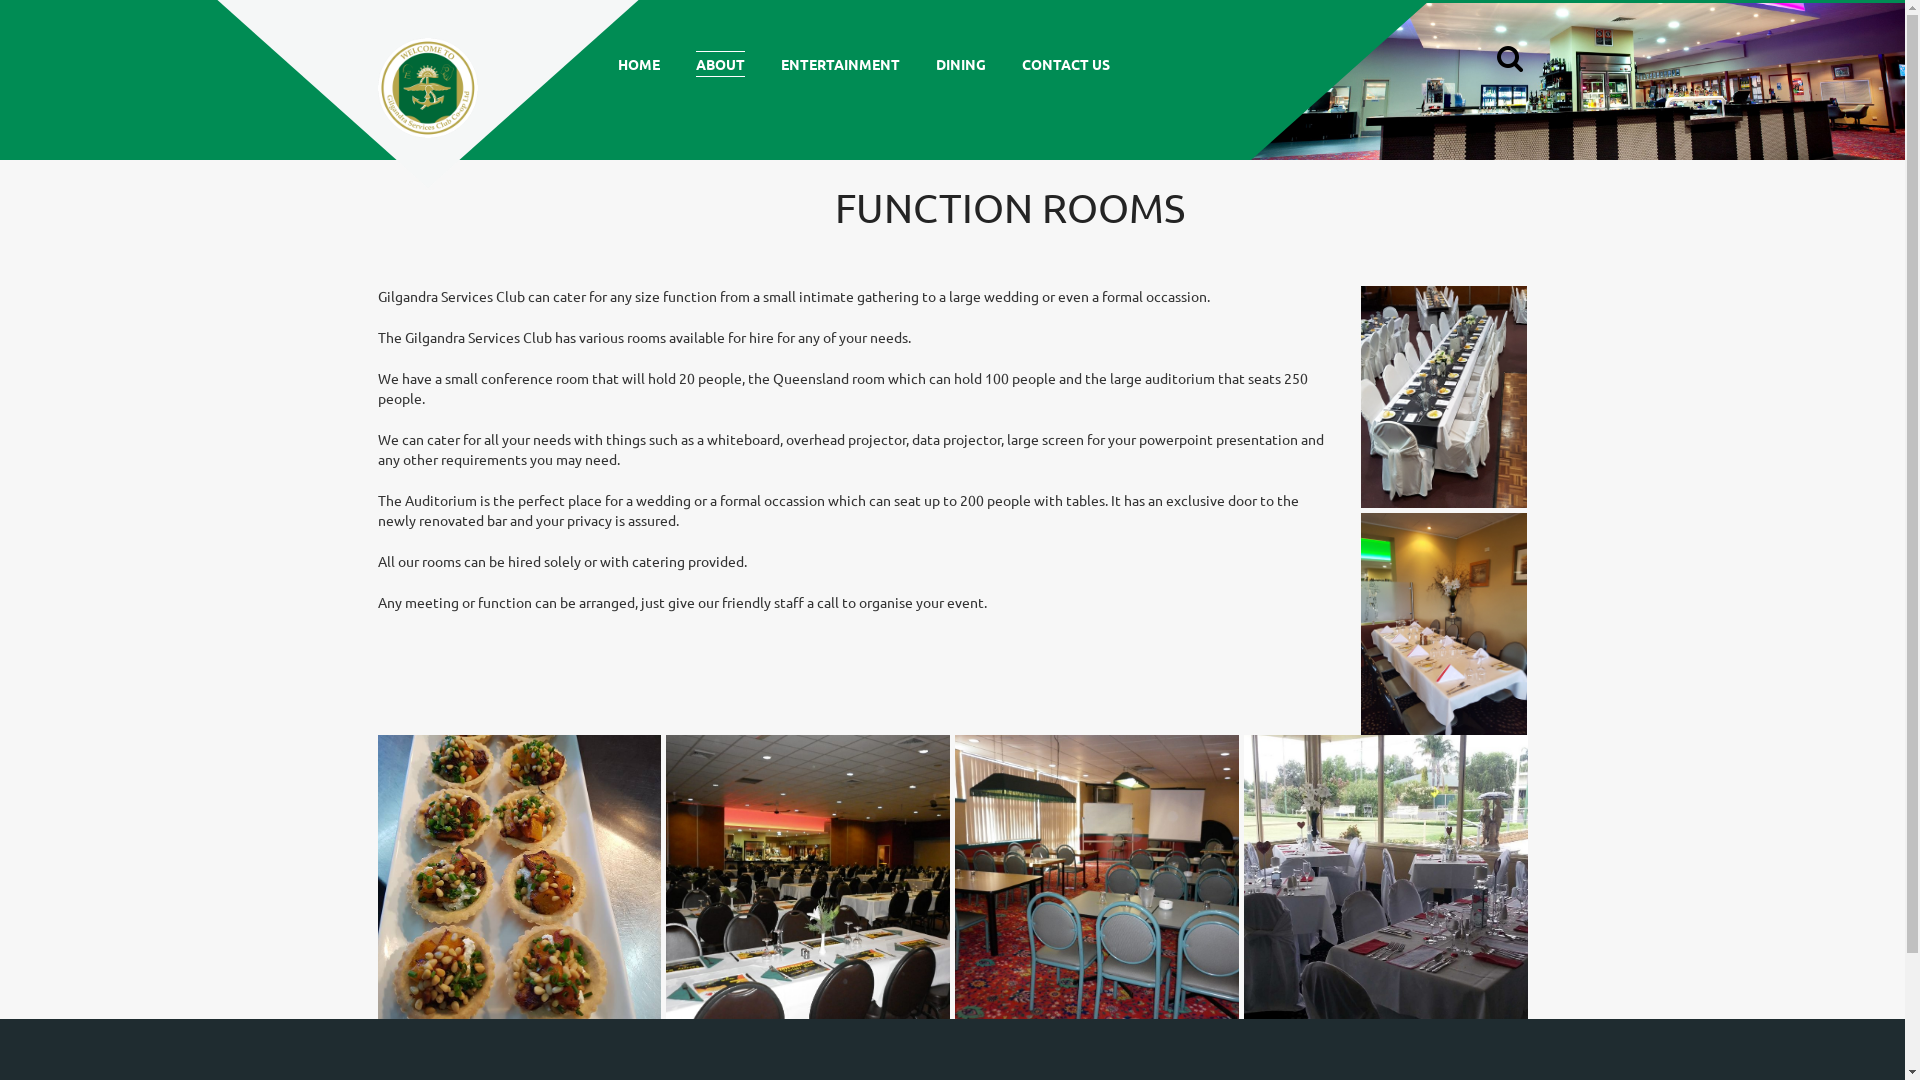  What do you see at coordinates (1096, 875) in the screenshot?
I see `'p1000580'` at bounding box center [1096, 875].